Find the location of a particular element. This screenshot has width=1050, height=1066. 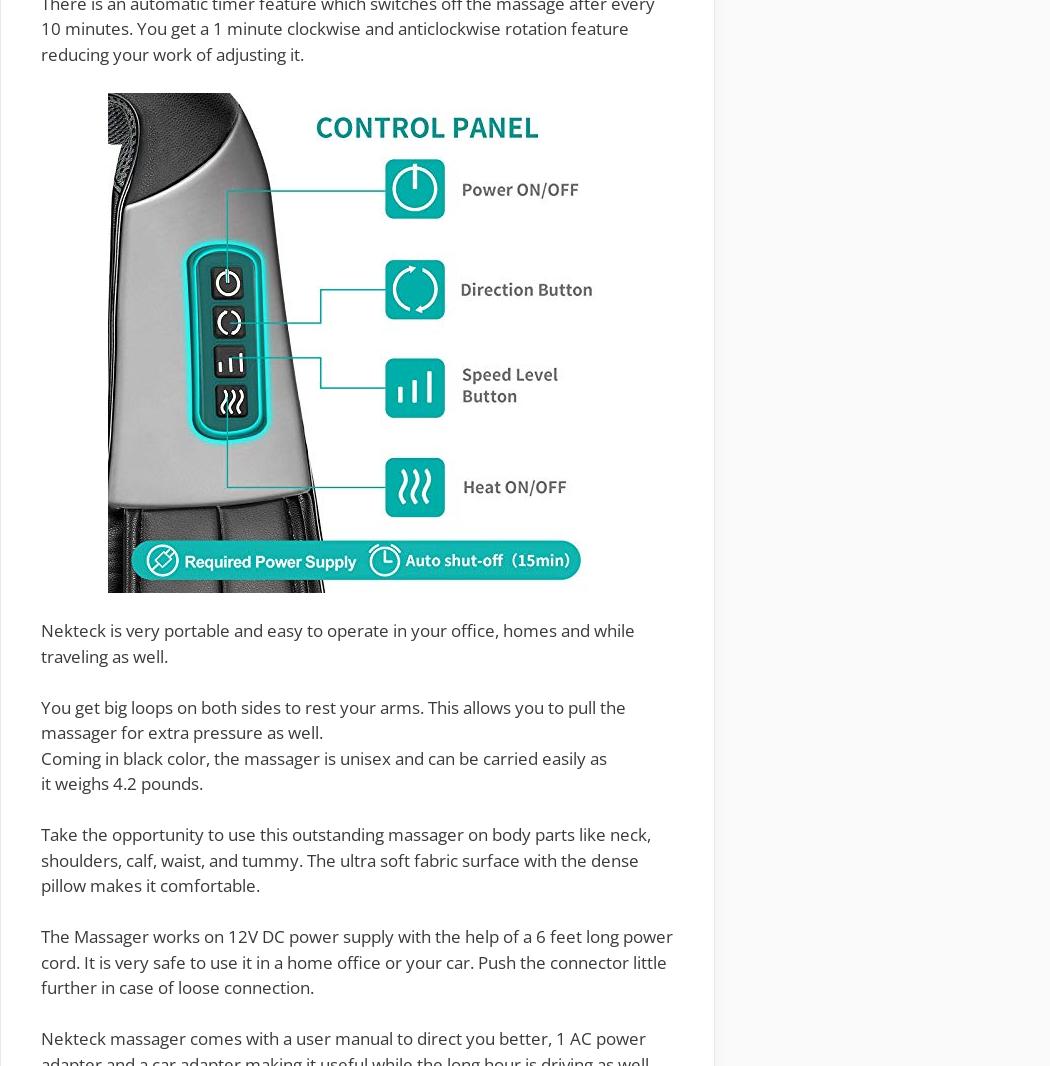

'and can be carried easily as it' is located at coordinates (324, 769).